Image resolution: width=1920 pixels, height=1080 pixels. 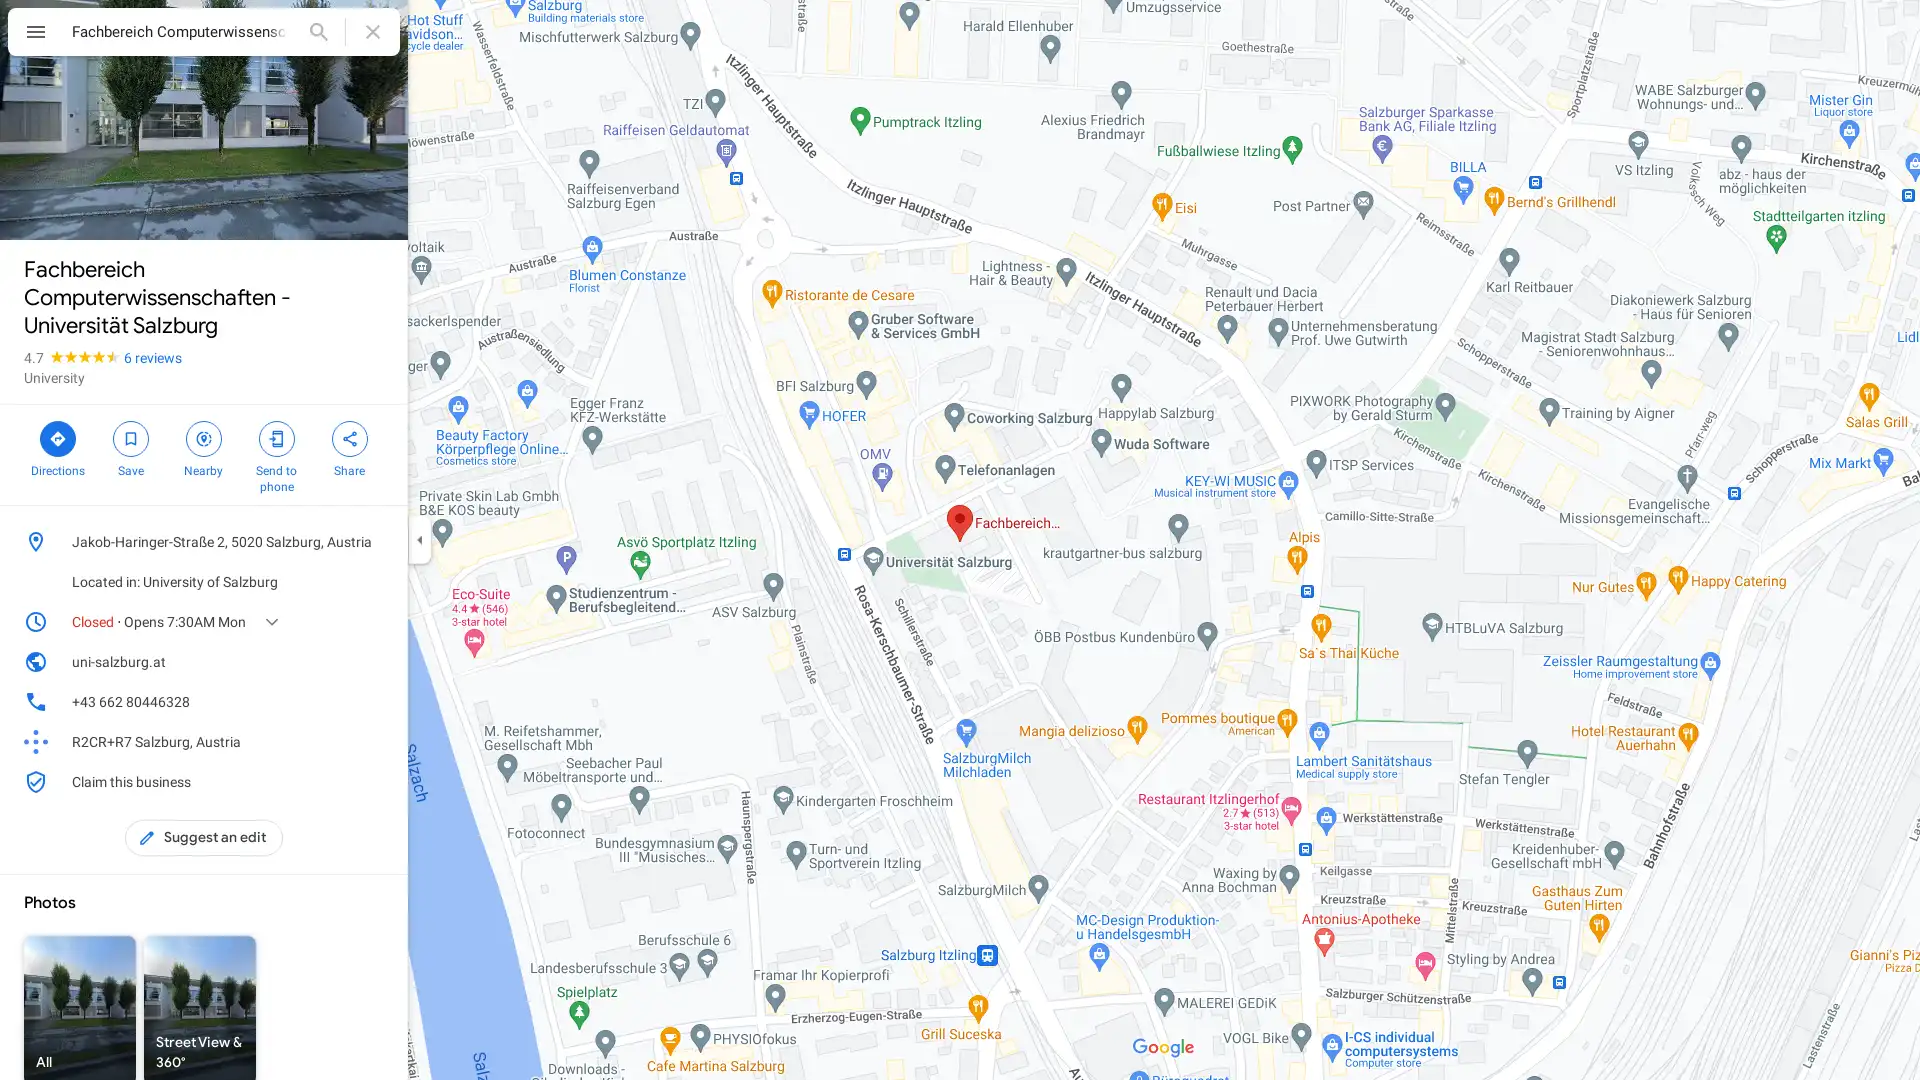 What do you see at coordinates (203, 446) in the screenshot?
I see `Search nearby Fachbereich Computerwissenschaften - Universitat Salzburg` at bounding box center [203, 446].